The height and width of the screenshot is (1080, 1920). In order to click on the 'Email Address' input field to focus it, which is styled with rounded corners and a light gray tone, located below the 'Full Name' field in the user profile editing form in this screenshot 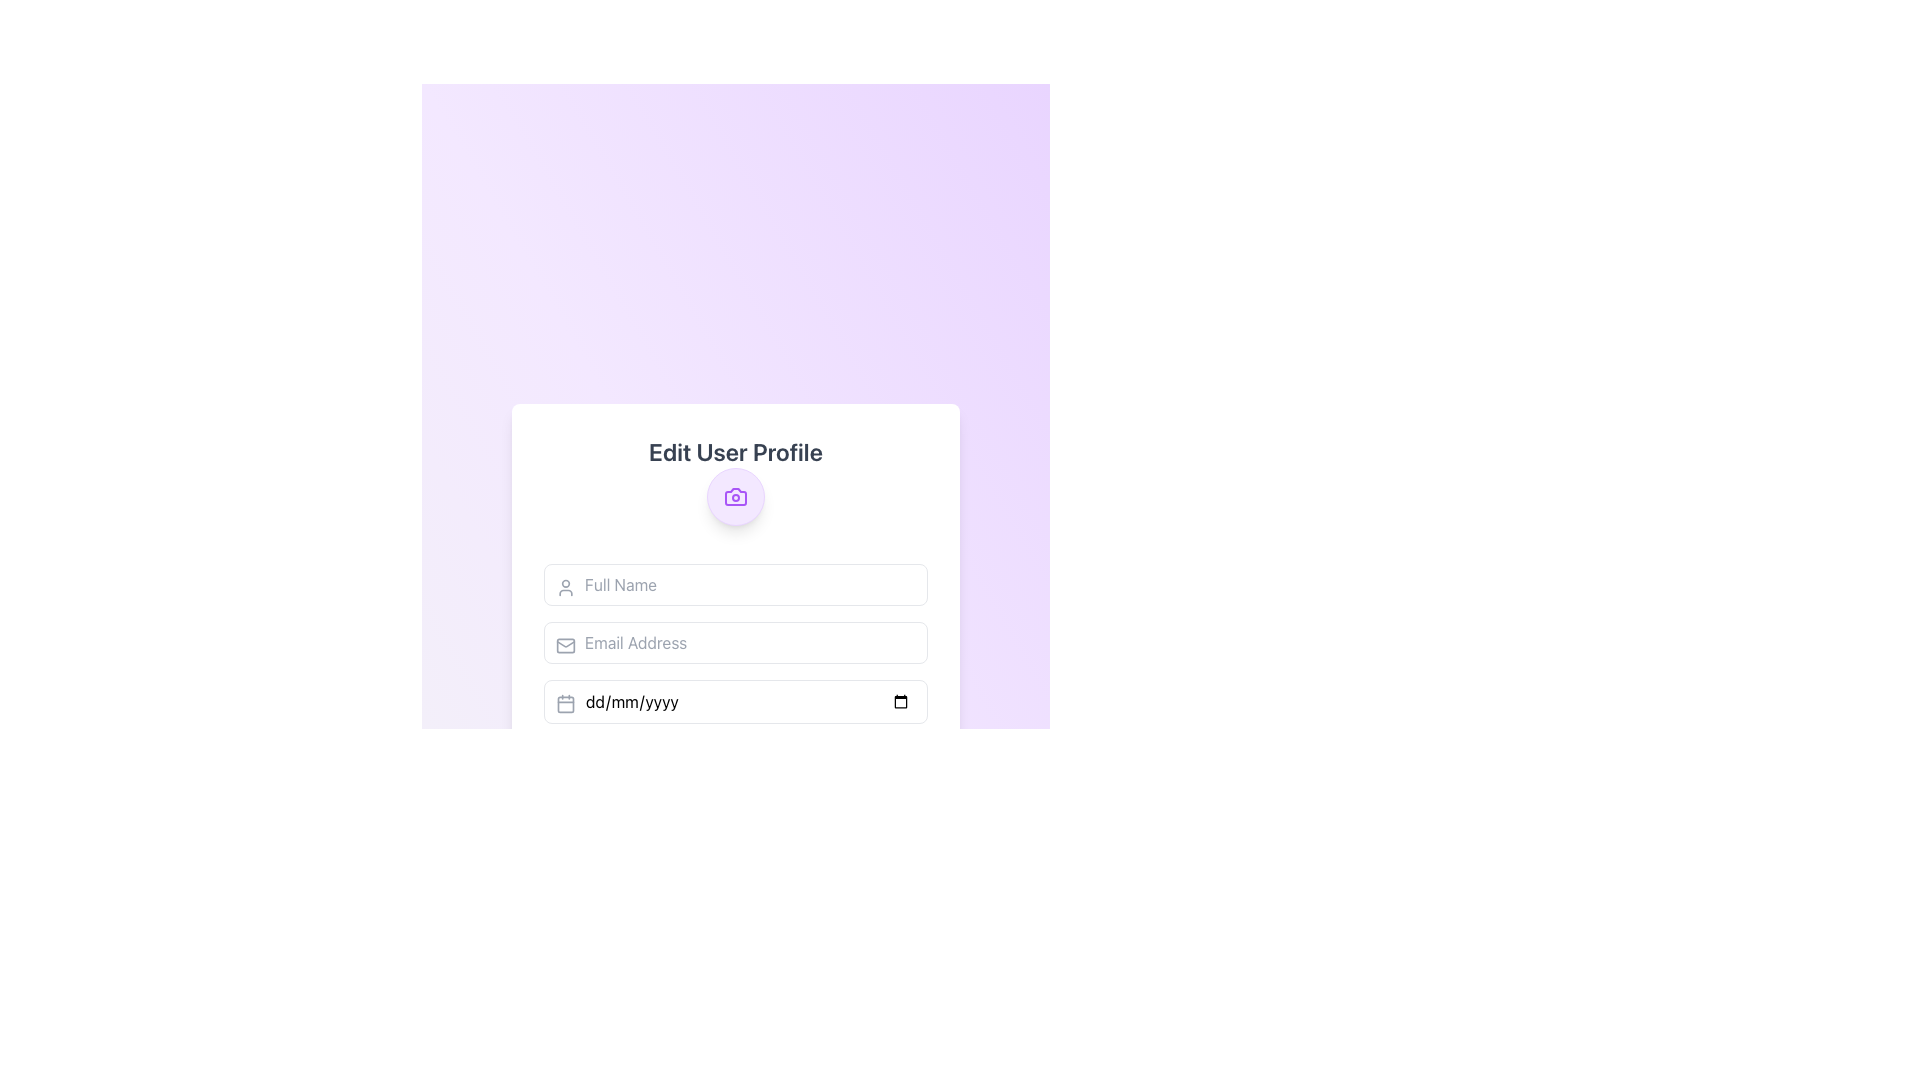, I will do `click(734, 643)`.